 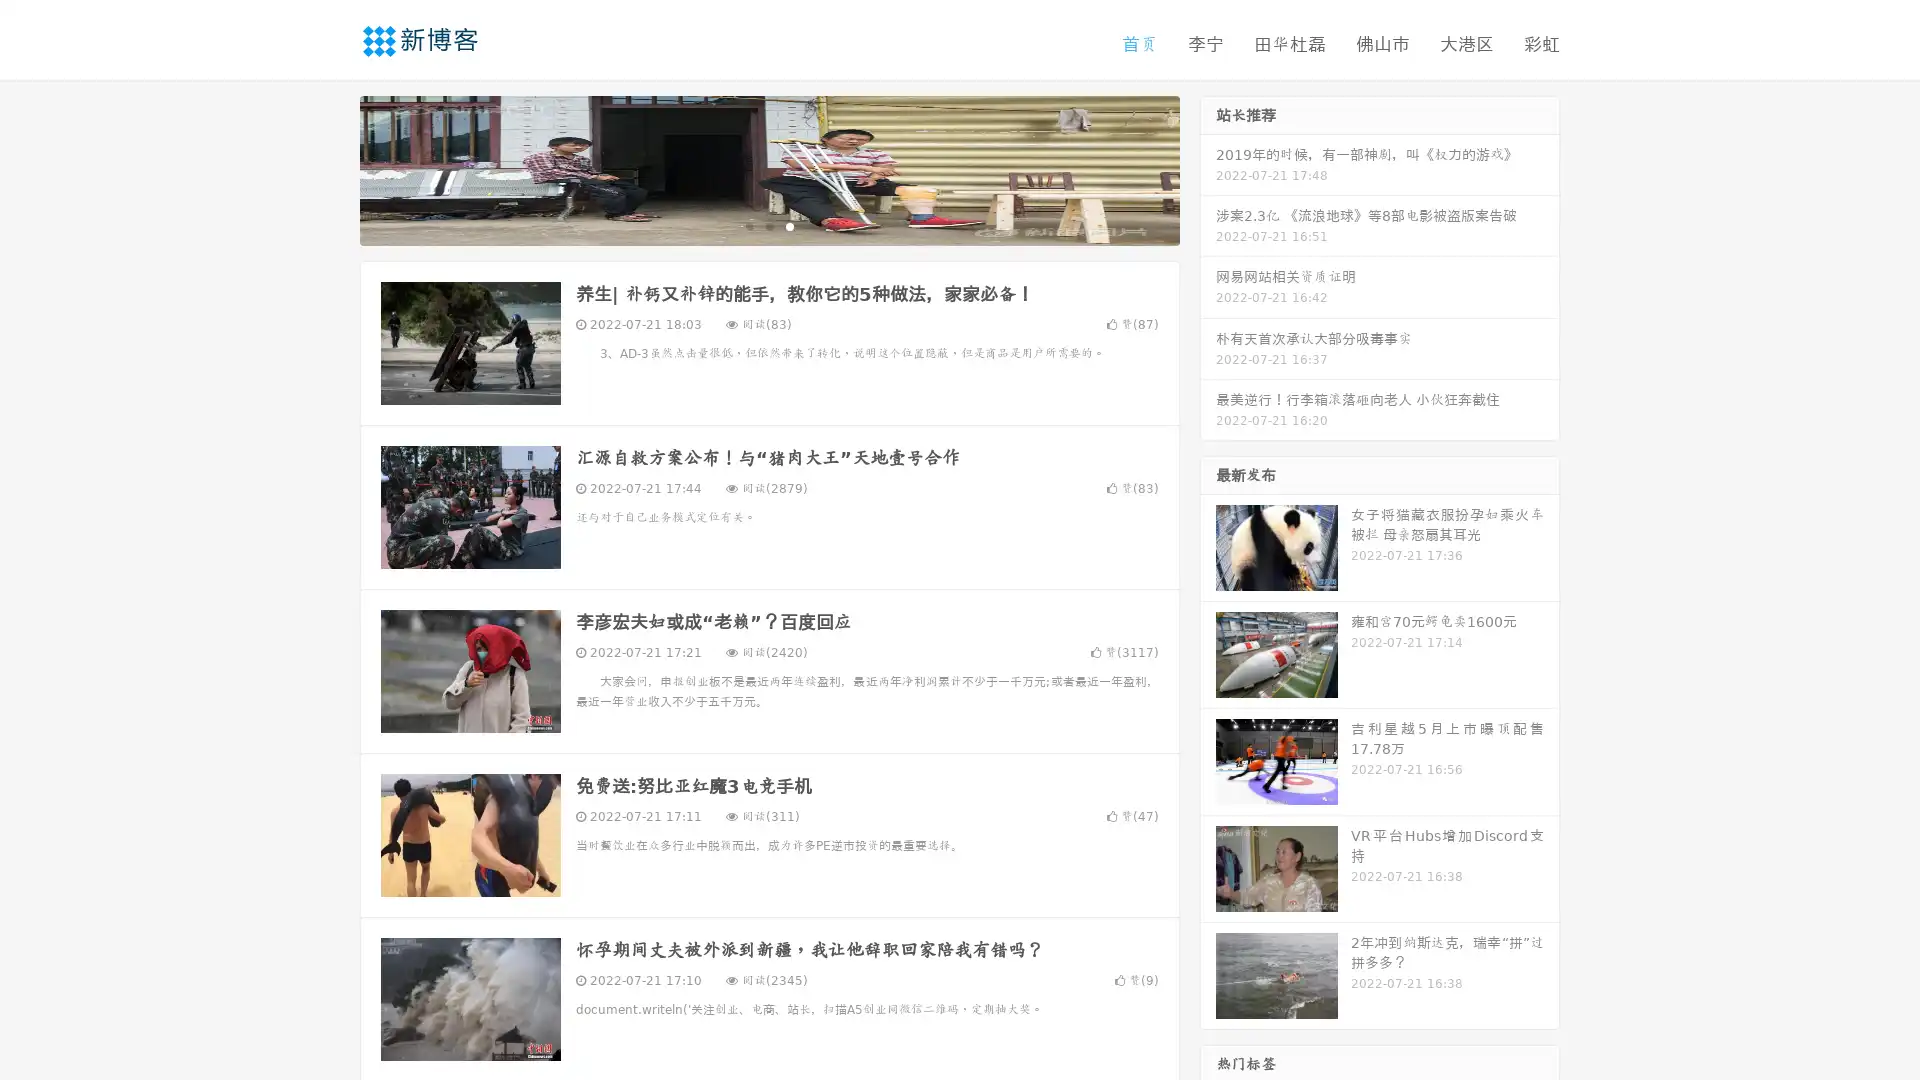 I want to click on Go to slide 3, so click(x=789, y=225).